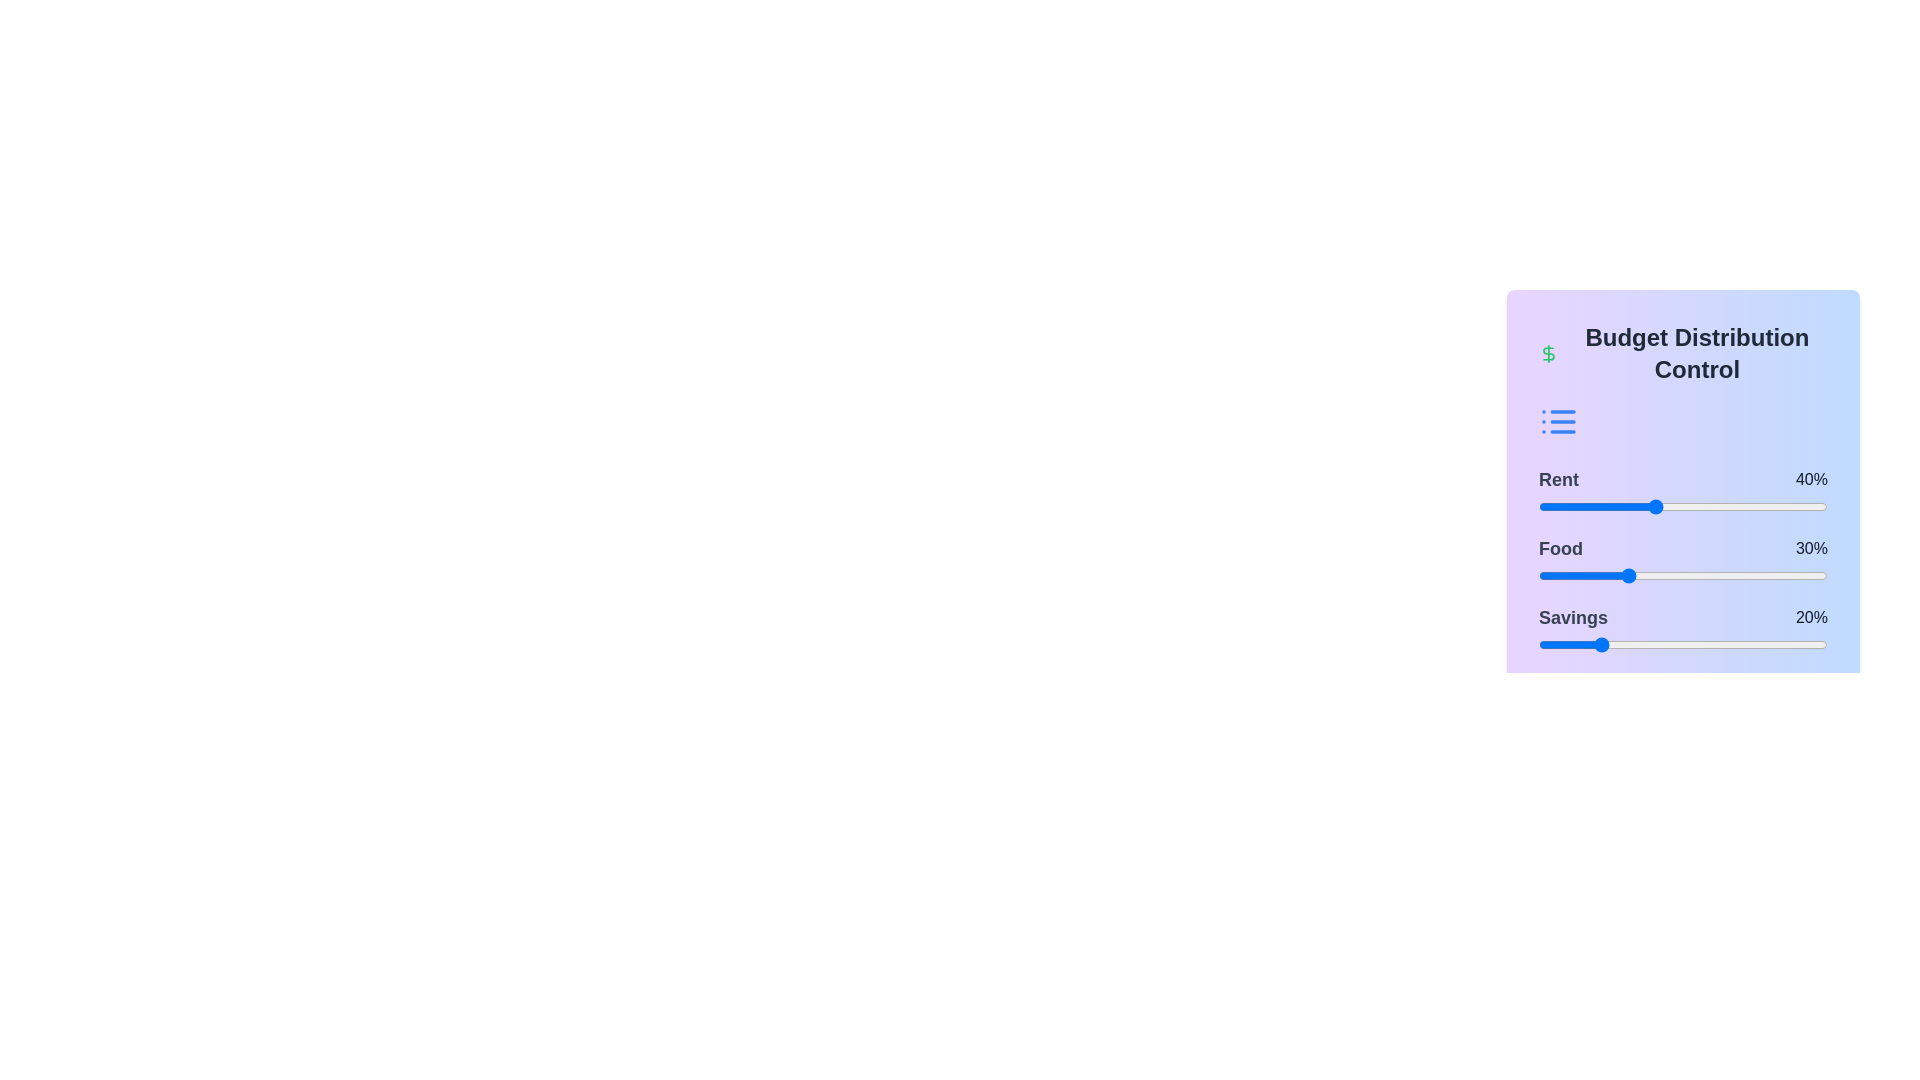  Describe the element at coordinates (1559, 548) in the screenshot. I see `the text label Food associated with a slider` at that location.